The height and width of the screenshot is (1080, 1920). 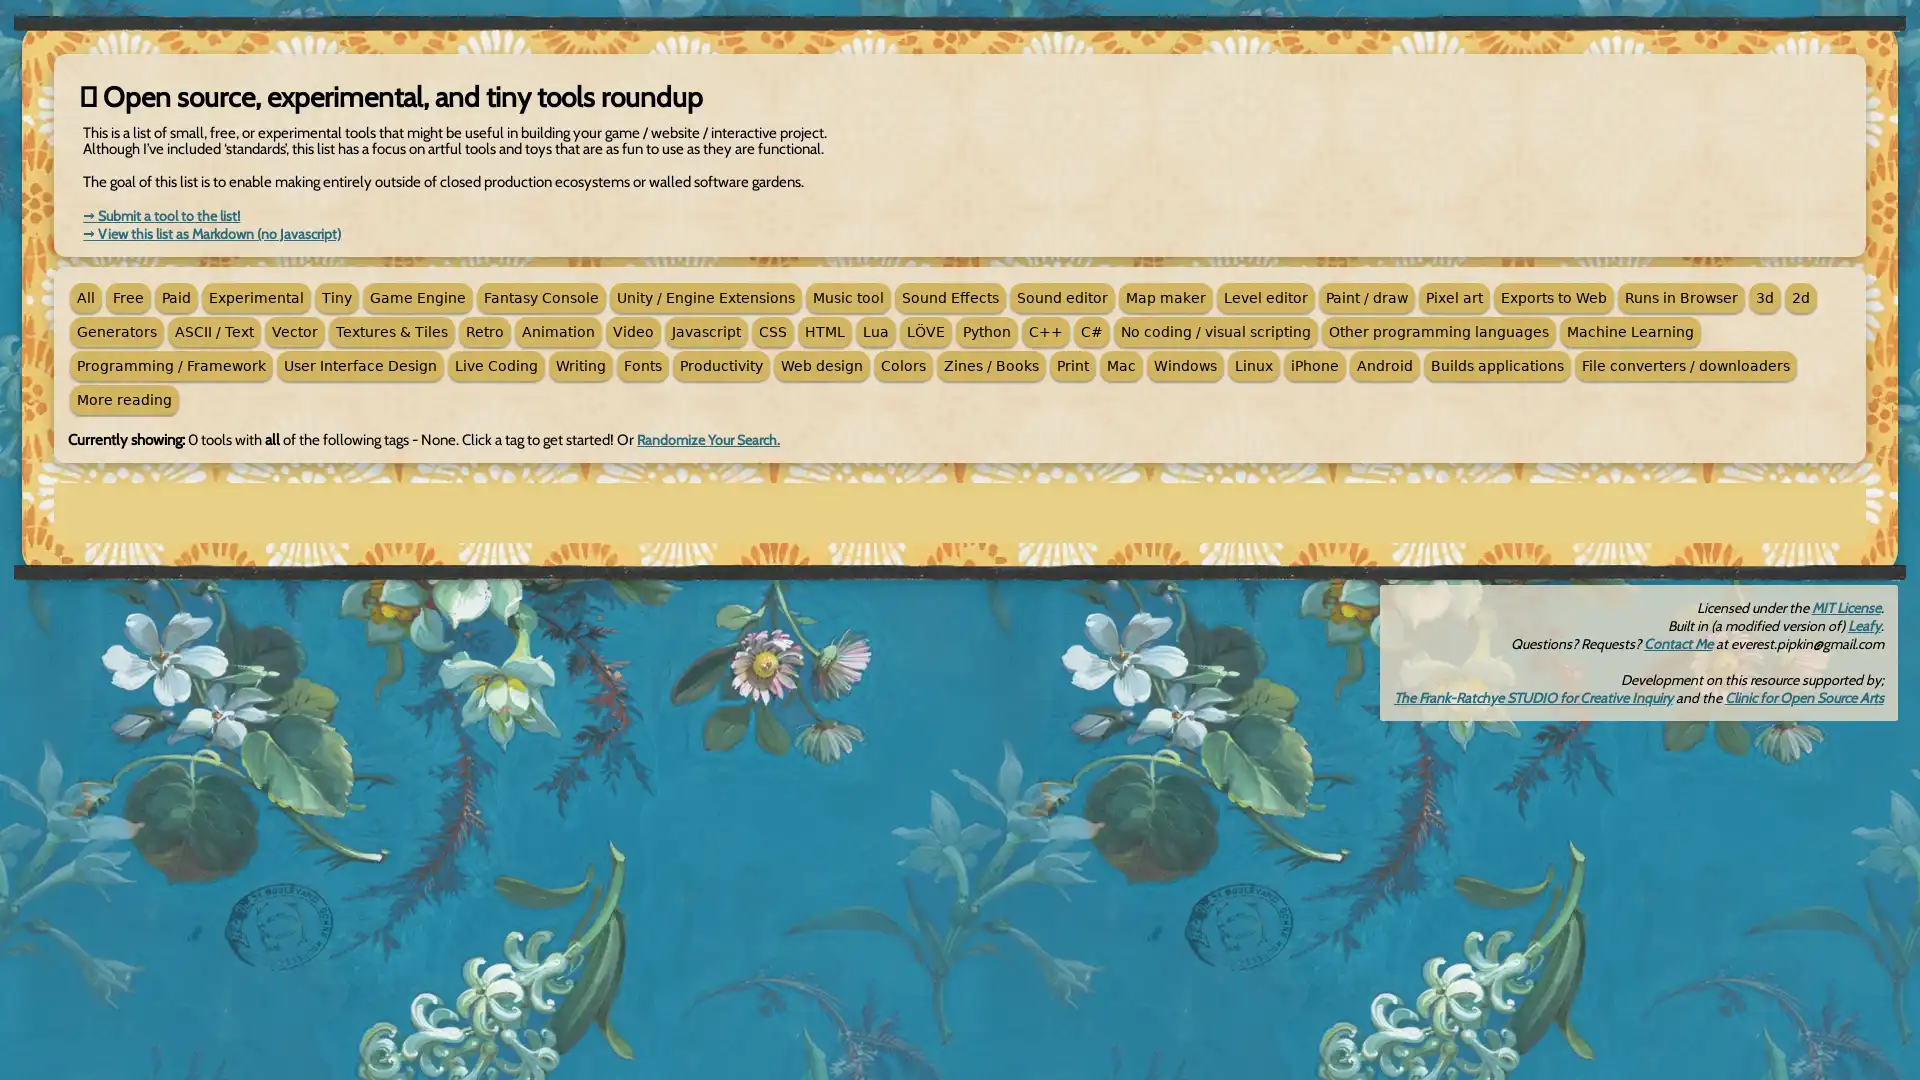 I want to click on C++, so click(x=1045, y=330).